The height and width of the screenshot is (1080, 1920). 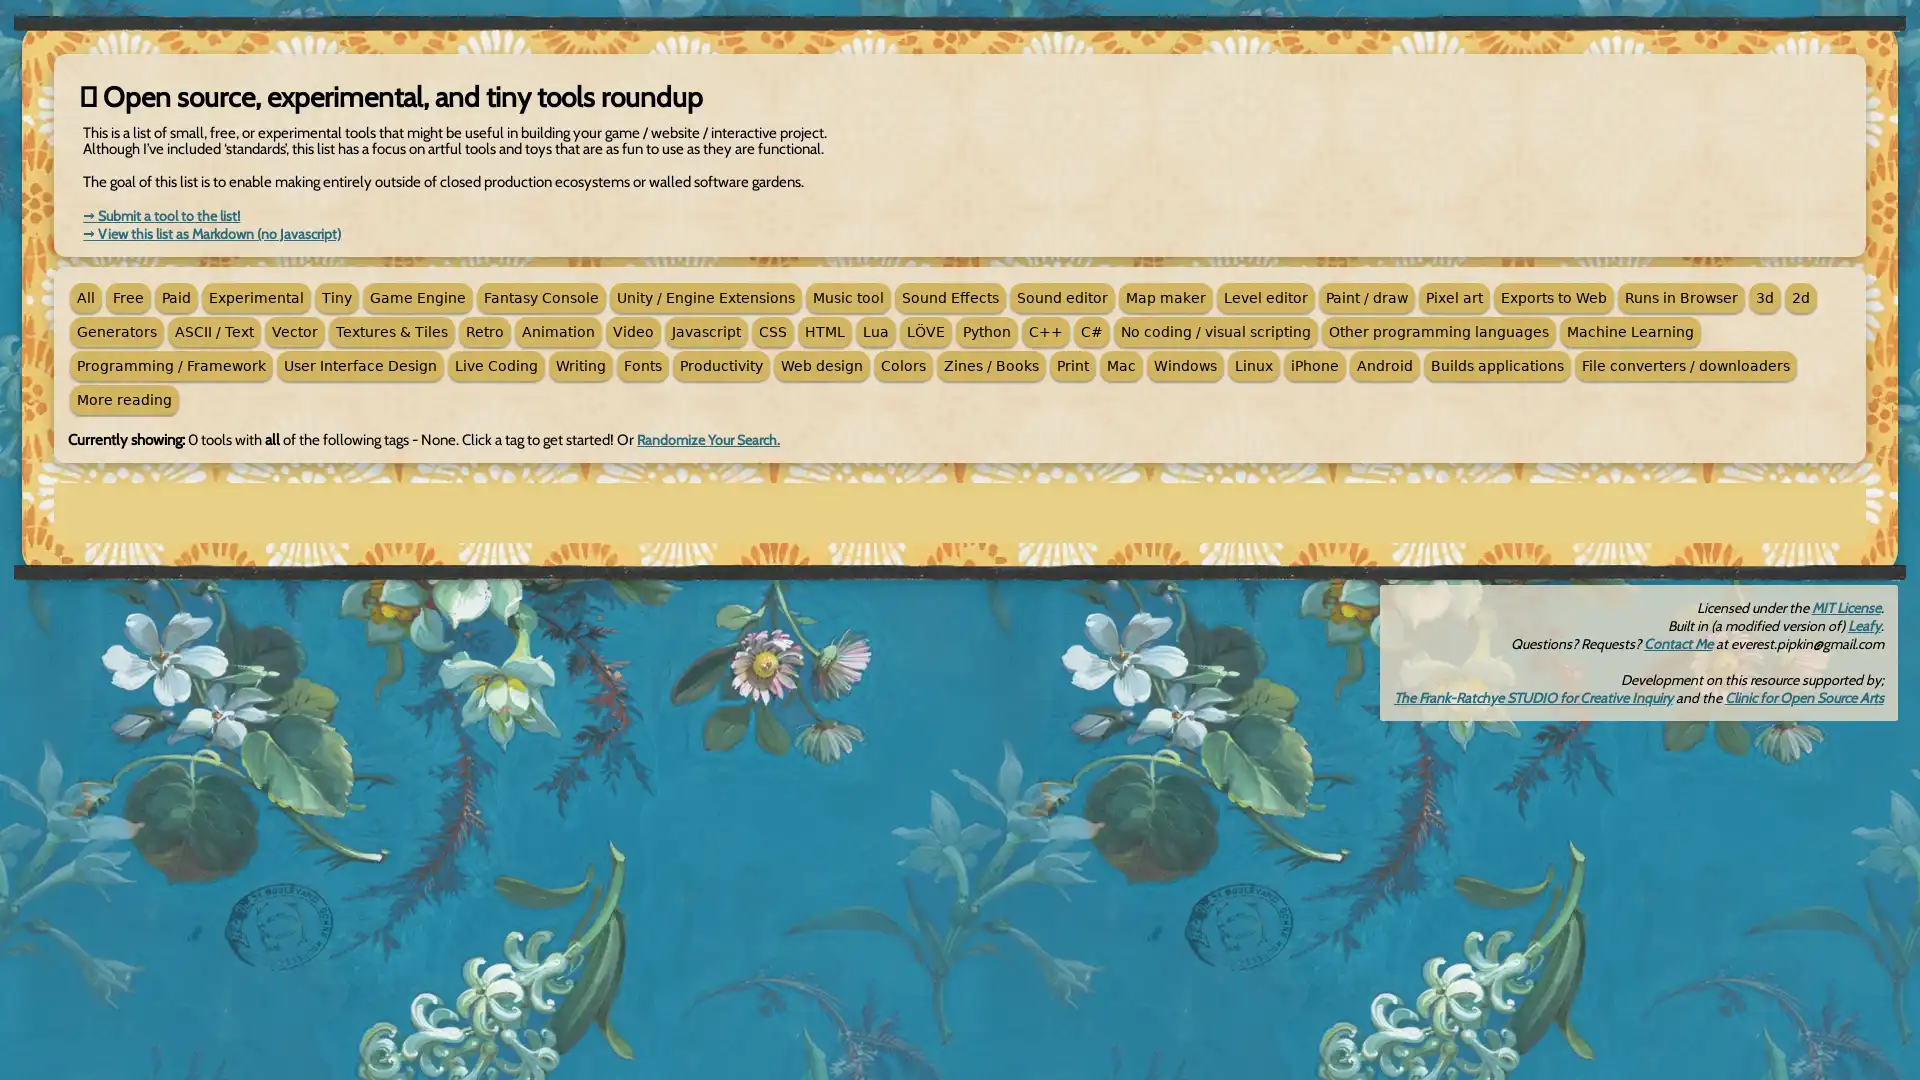 I want to click on C++, so click(x=1045, y=330).